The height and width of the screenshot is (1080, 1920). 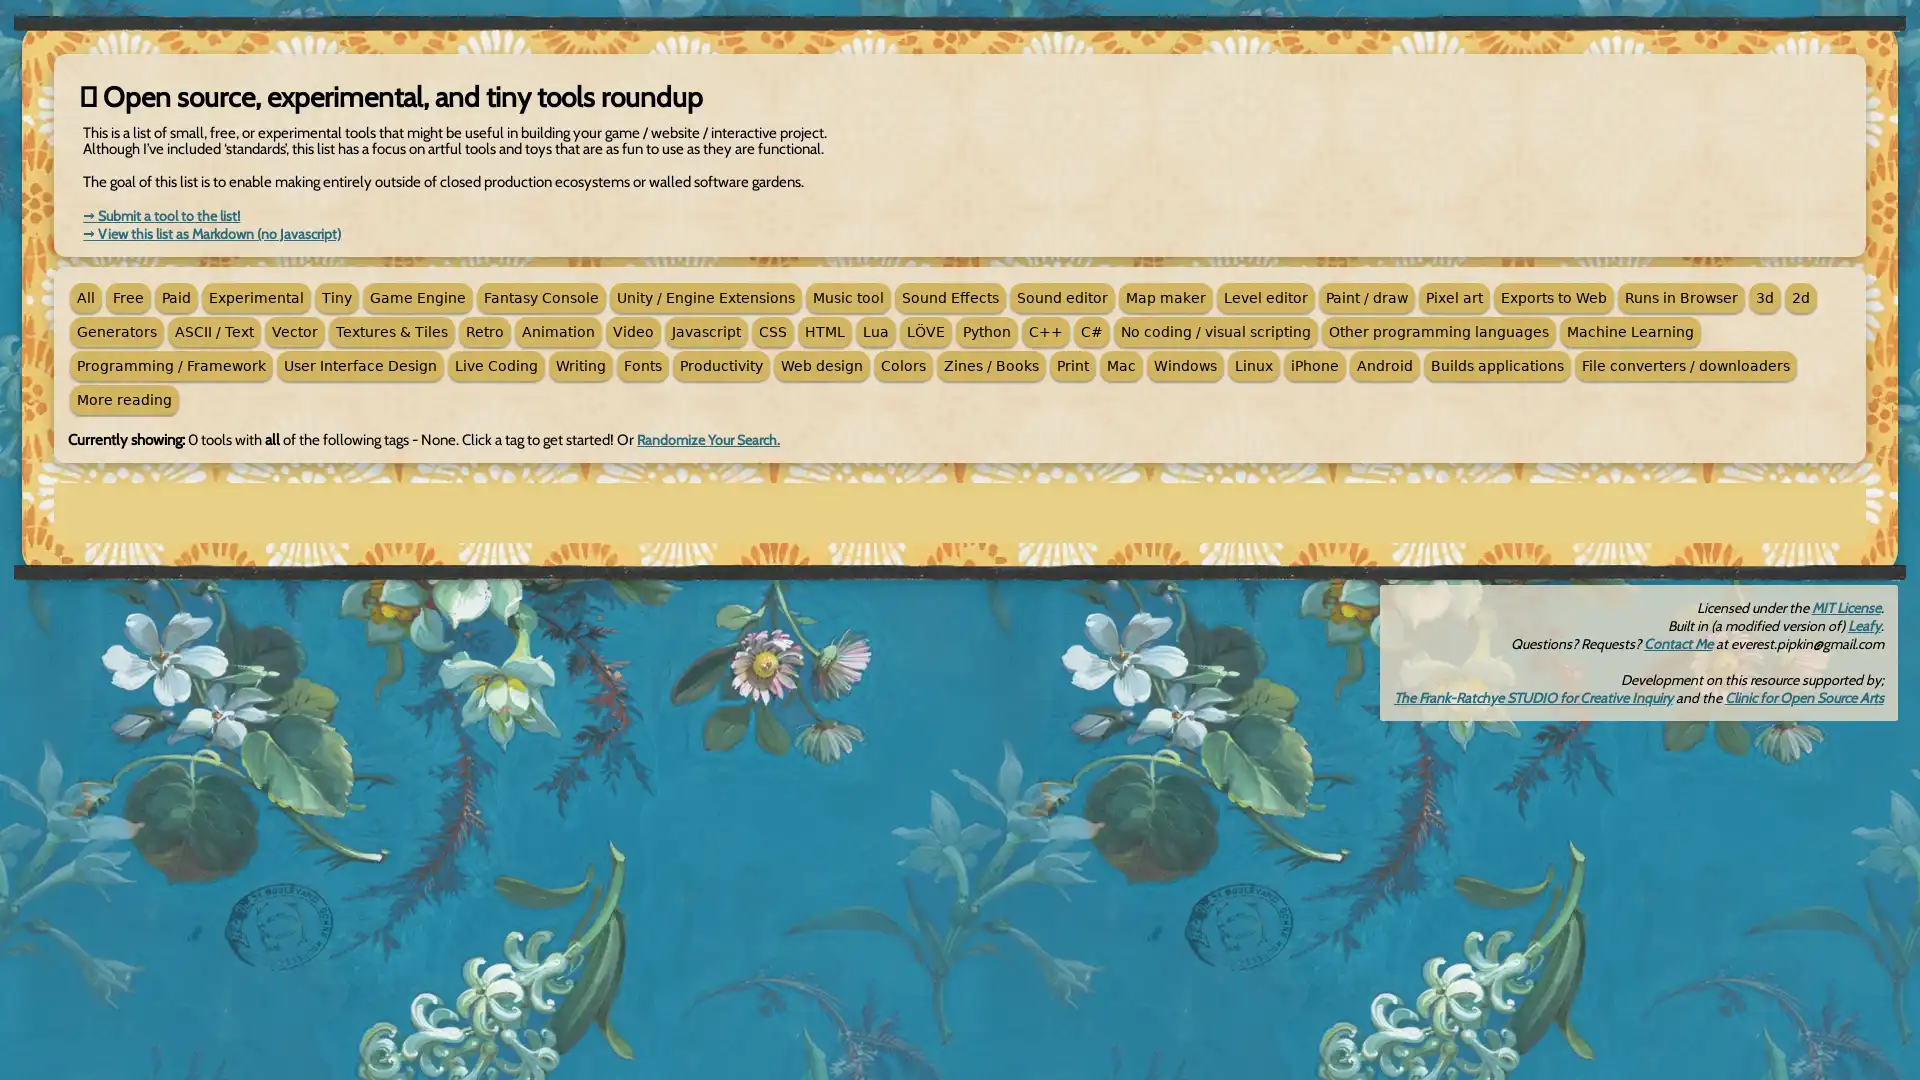 I want to click on C++, so click(x=1045, y=330).